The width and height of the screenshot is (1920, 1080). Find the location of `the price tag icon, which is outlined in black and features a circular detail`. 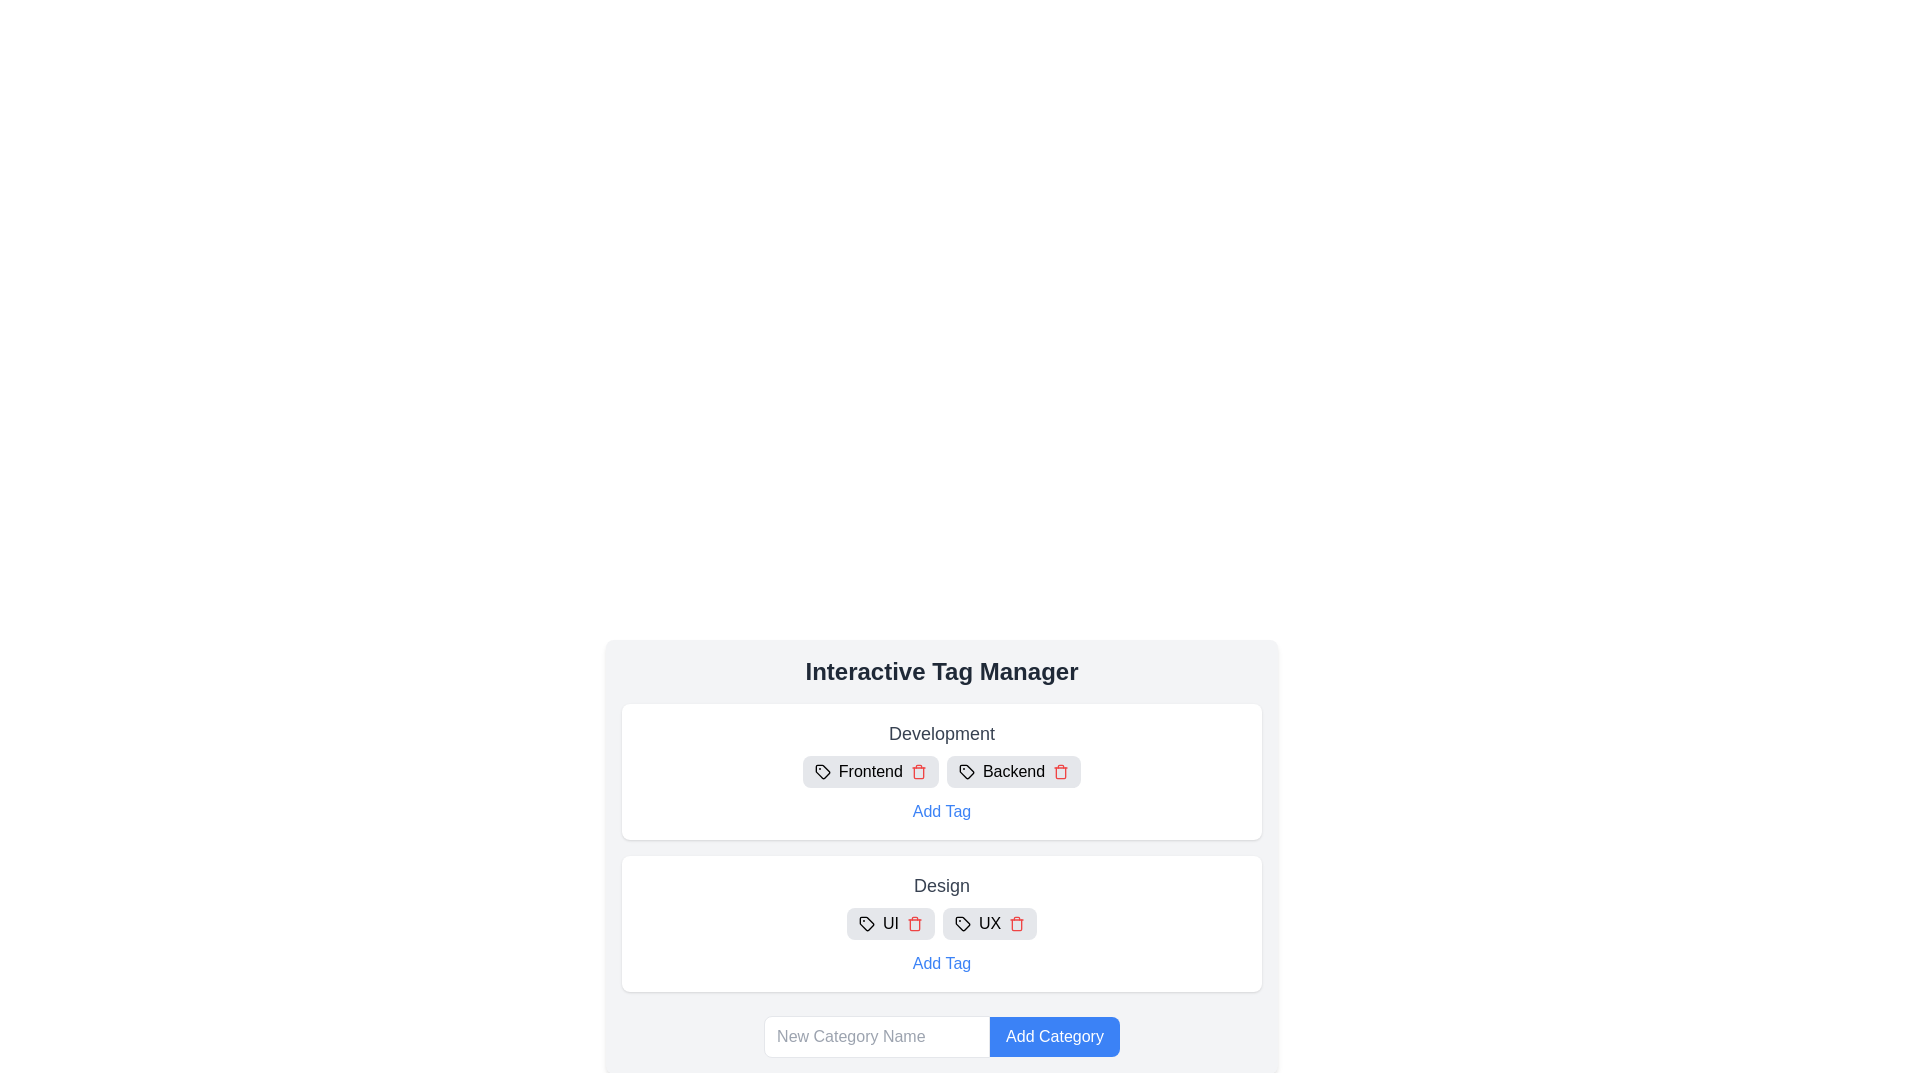

the price tag icon, which is outlined in black and features a circular detail is located at coordinates (962, 924).